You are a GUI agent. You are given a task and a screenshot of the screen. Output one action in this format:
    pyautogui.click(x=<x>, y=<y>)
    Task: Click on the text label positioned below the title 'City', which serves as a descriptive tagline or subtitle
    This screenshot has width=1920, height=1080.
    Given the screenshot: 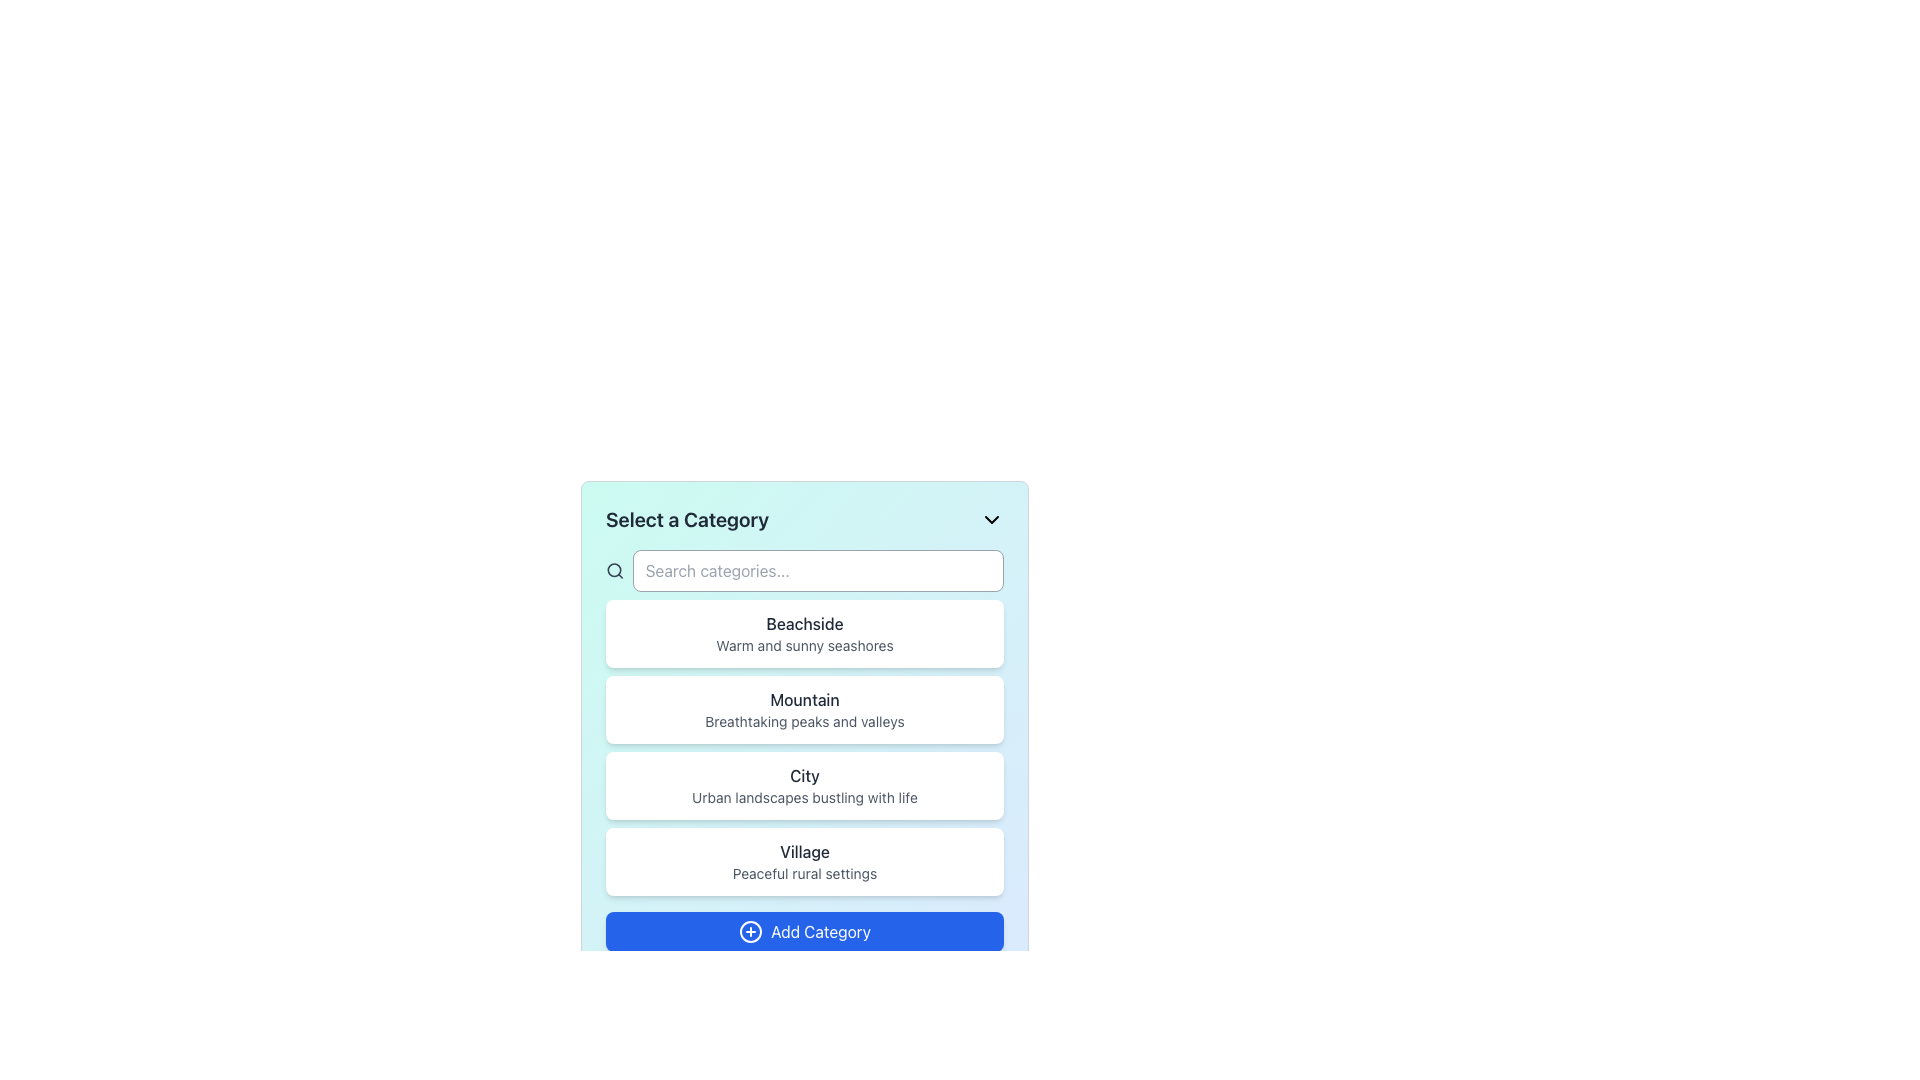 What is the action you would take?
    pyautogui.click(x=805, y=797)
    